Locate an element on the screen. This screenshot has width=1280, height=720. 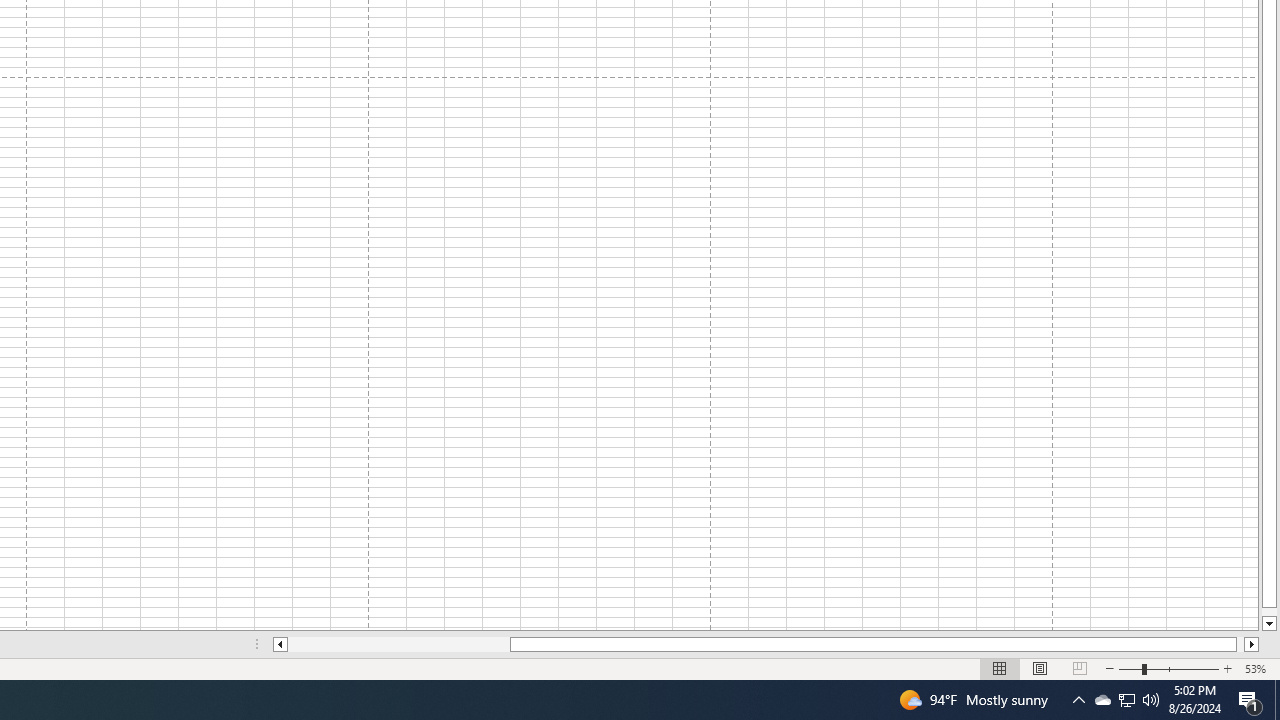
'Column left' is located at coordinates (278, 644).